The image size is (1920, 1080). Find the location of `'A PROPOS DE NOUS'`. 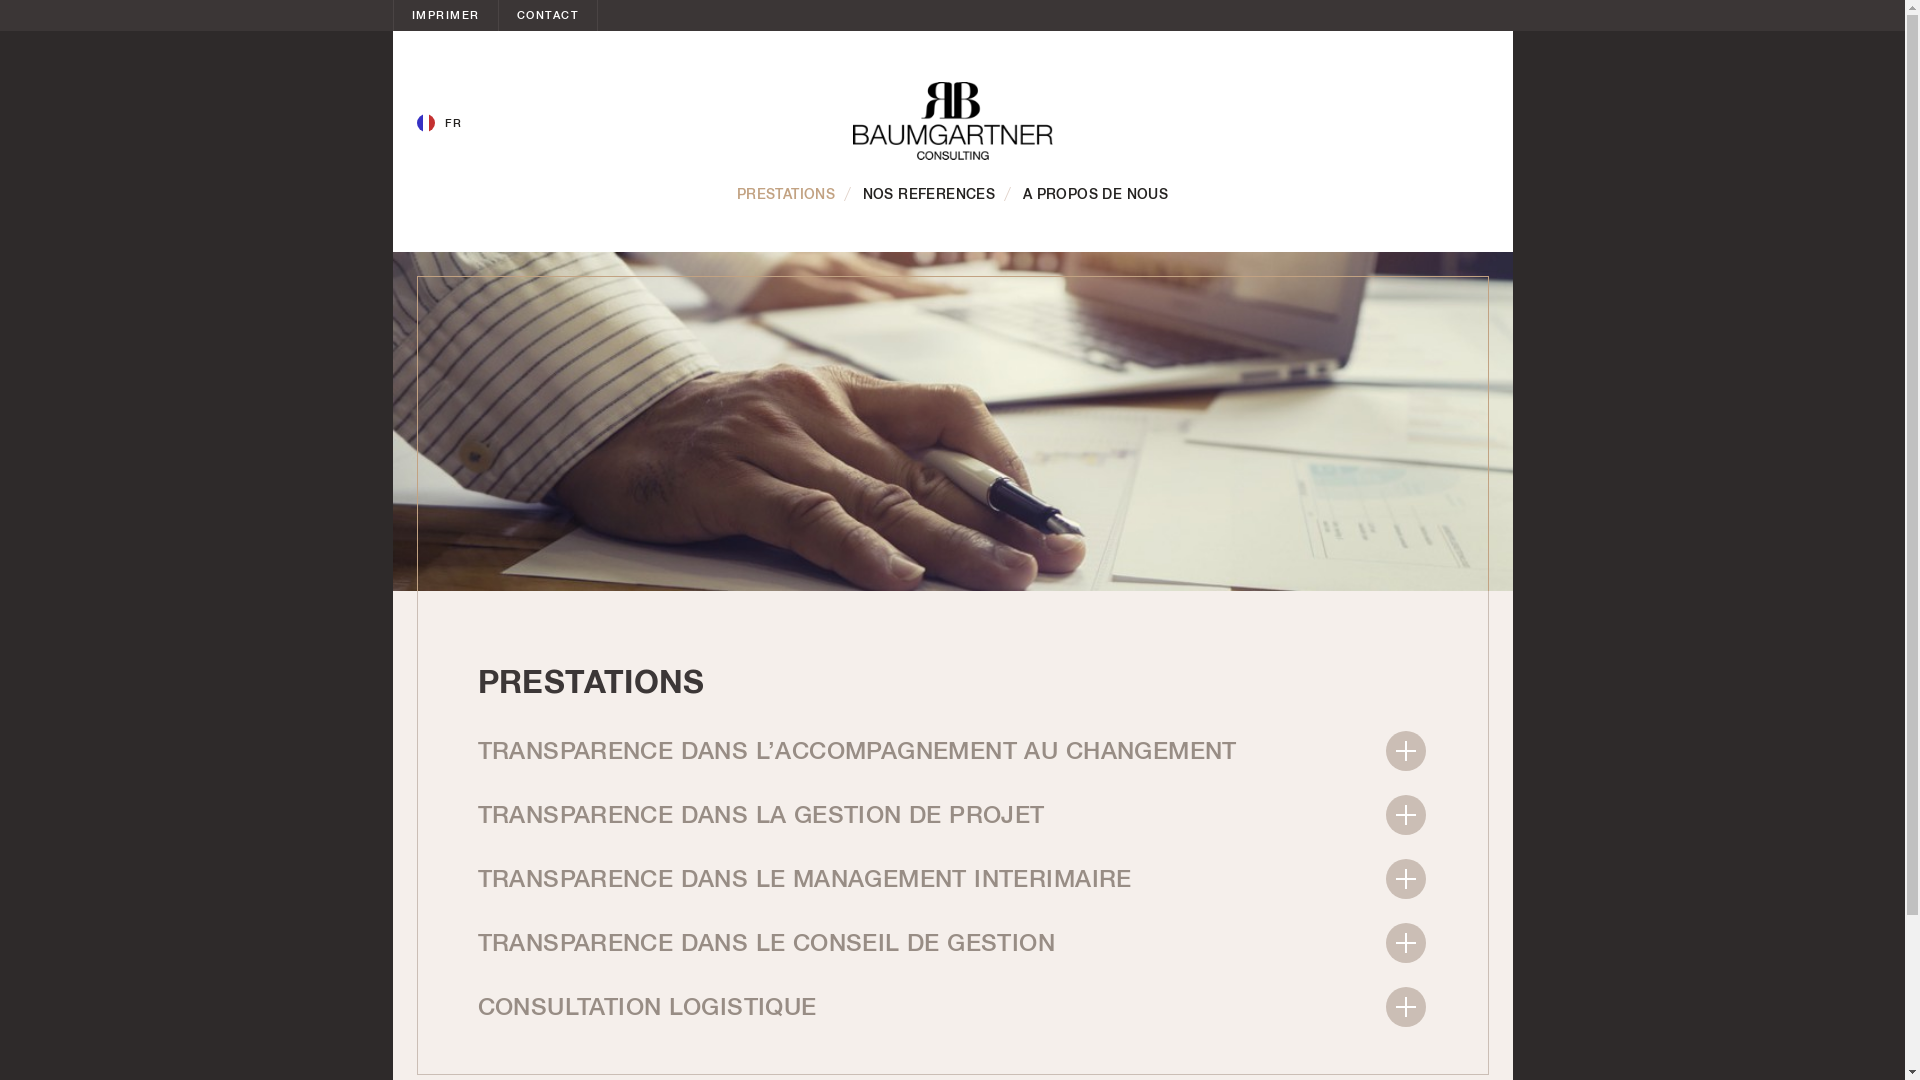

'A PROPOS DE NOUS' is located at coordinates (1094, 195).